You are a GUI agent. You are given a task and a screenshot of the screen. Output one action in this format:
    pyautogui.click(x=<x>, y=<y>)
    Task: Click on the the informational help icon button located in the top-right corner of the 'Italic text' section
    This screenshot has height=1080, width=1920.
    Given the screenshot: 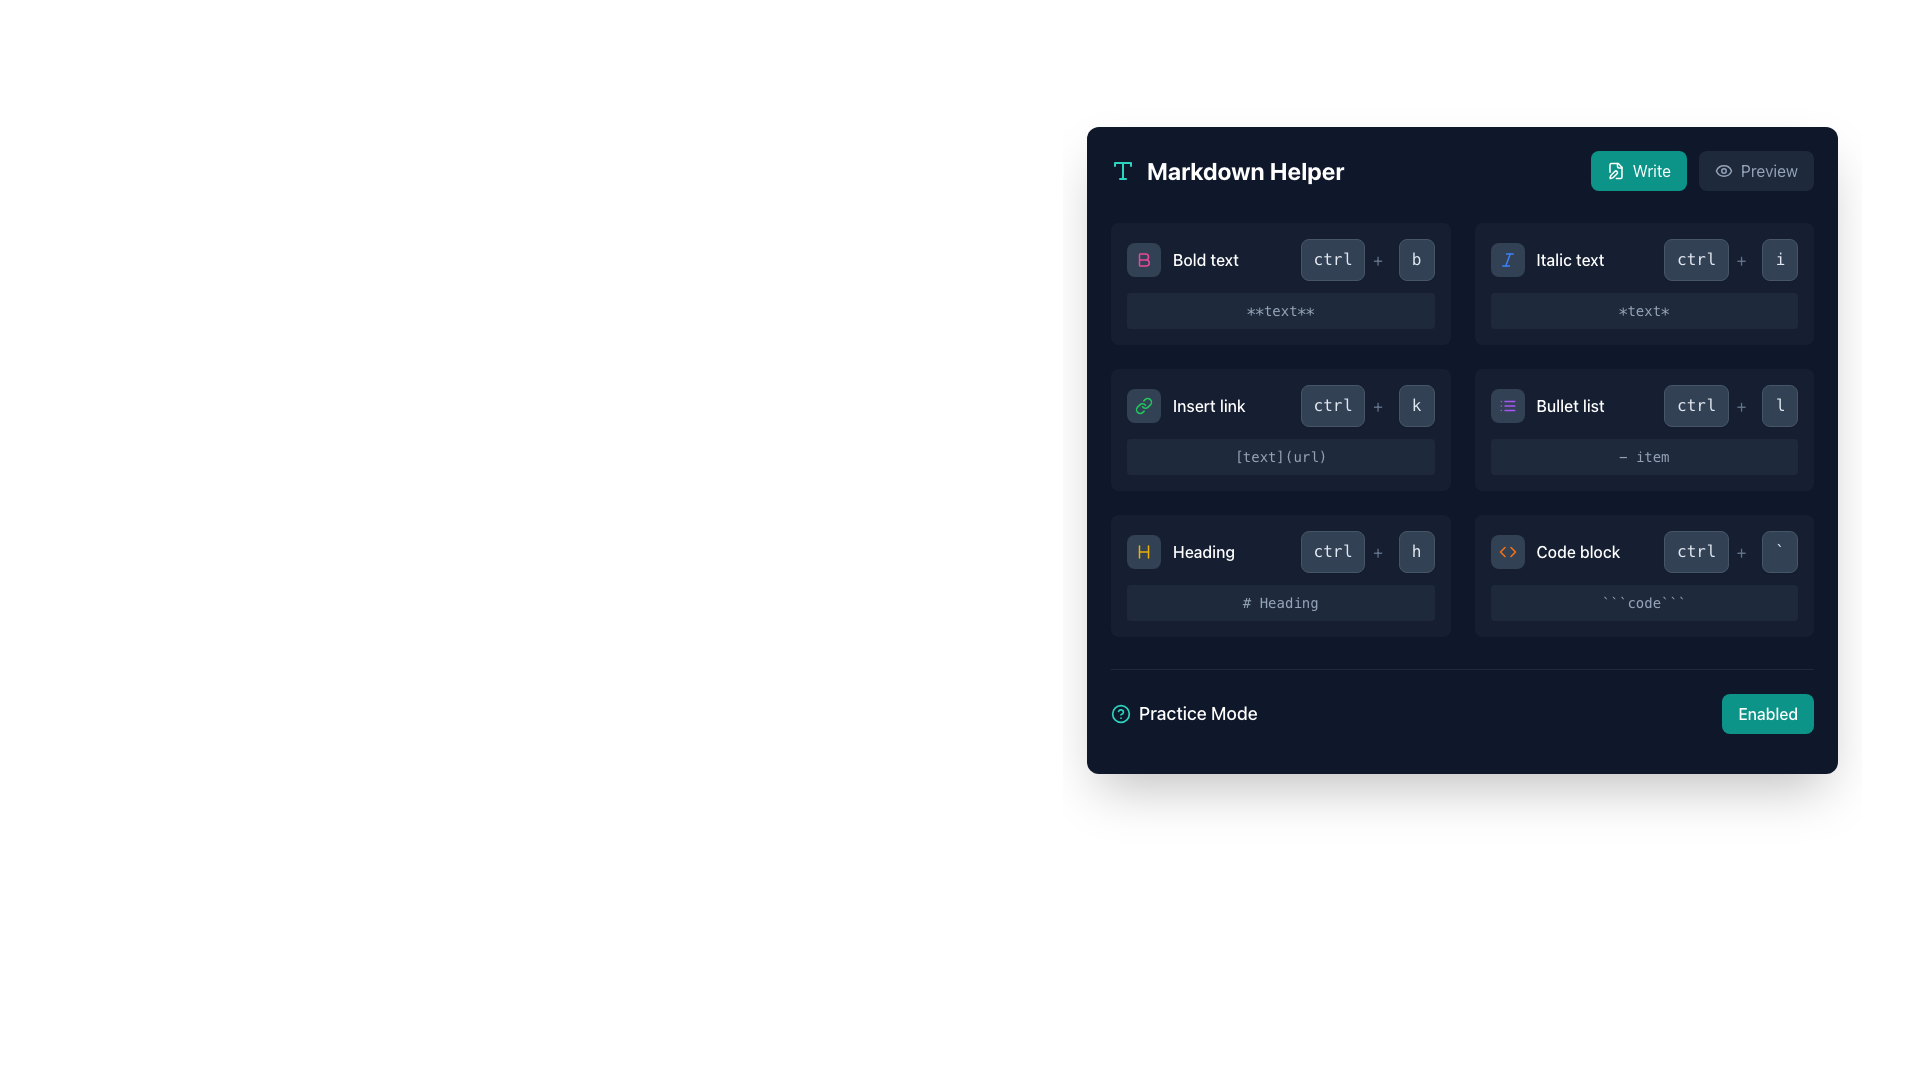 What is the action you would take?
    pyautogui.click(x=1780, y=258)
    